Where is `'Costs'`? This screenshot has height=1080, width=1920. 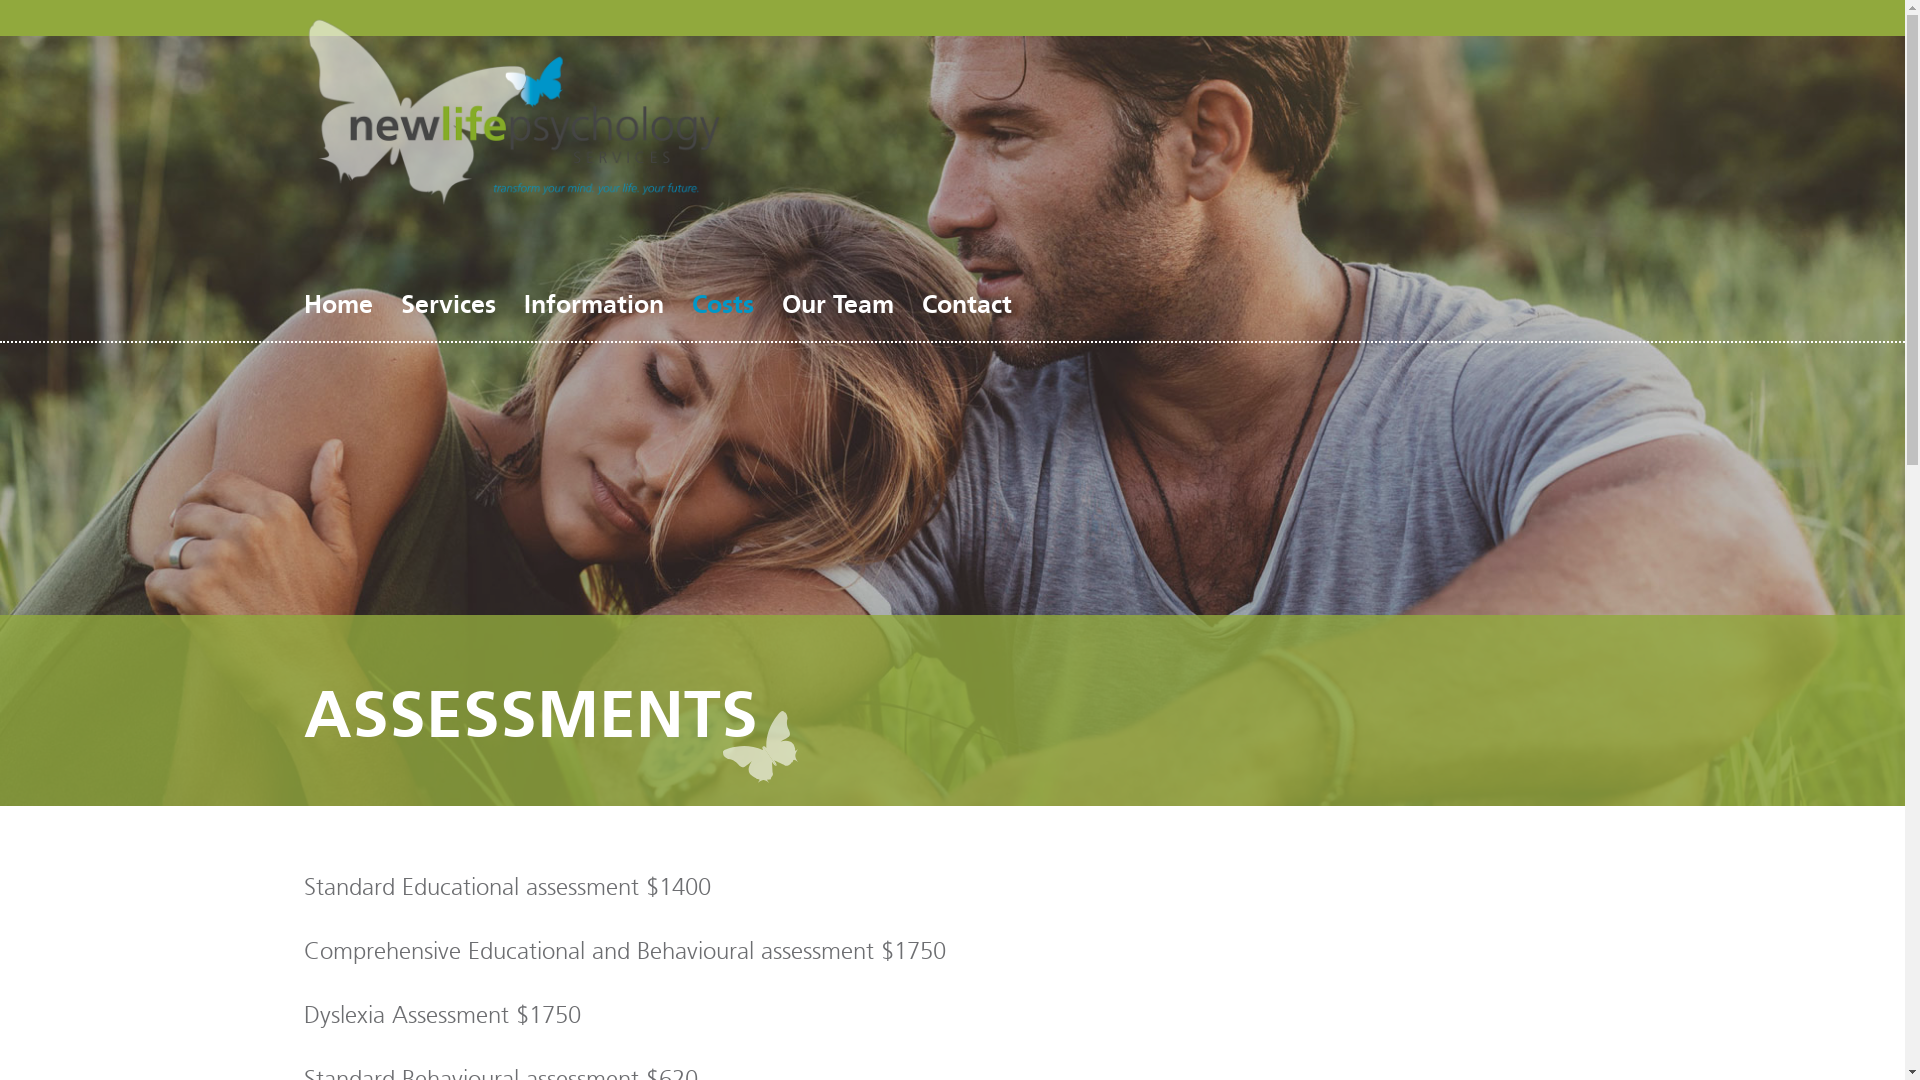 'Costs' is located at coordinates (722, 304).